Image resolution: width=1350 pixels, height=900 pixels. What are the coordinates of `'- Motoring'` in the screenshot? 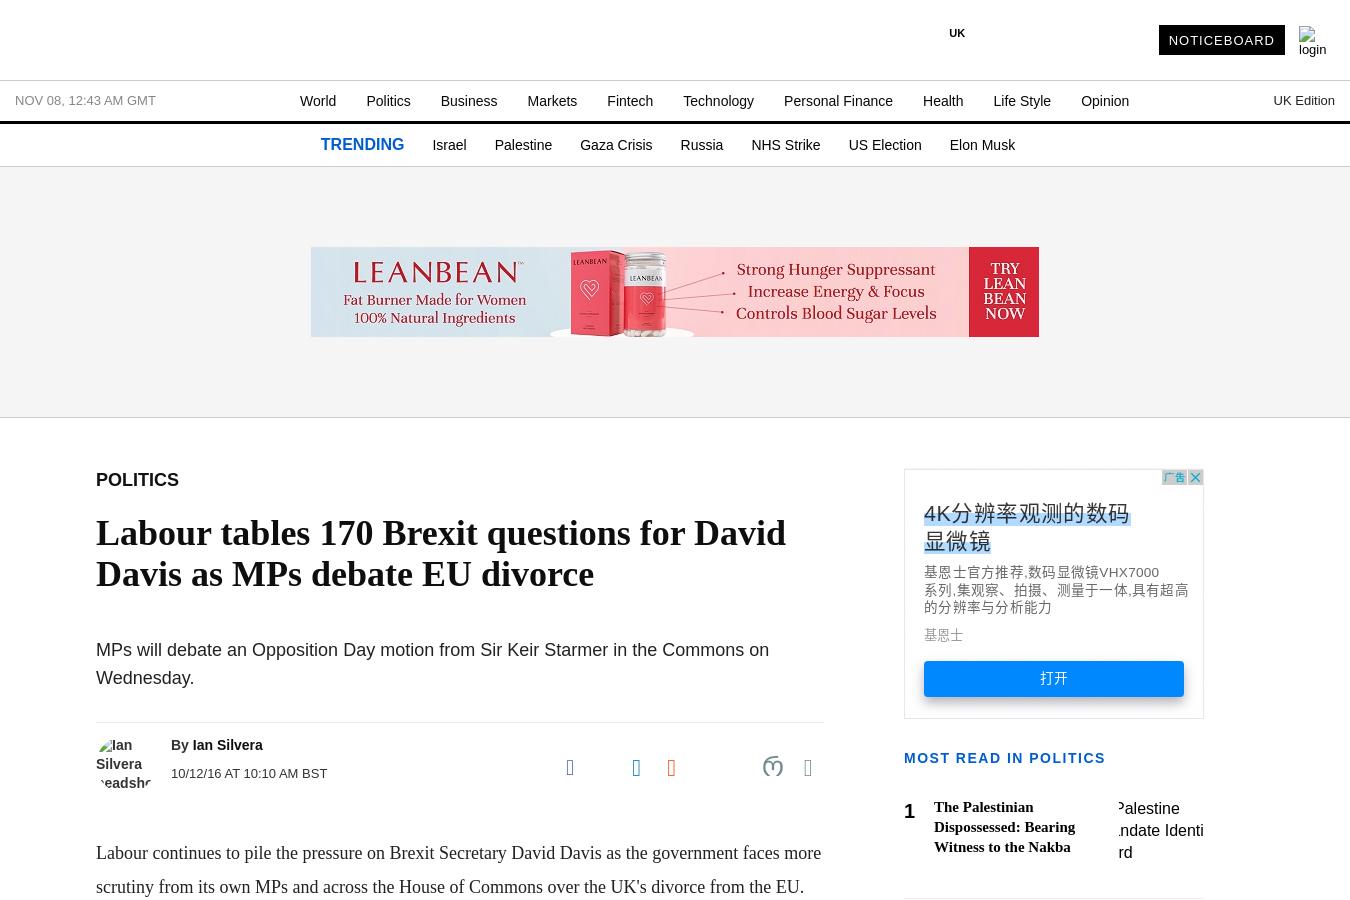 It's located at (55, 452).